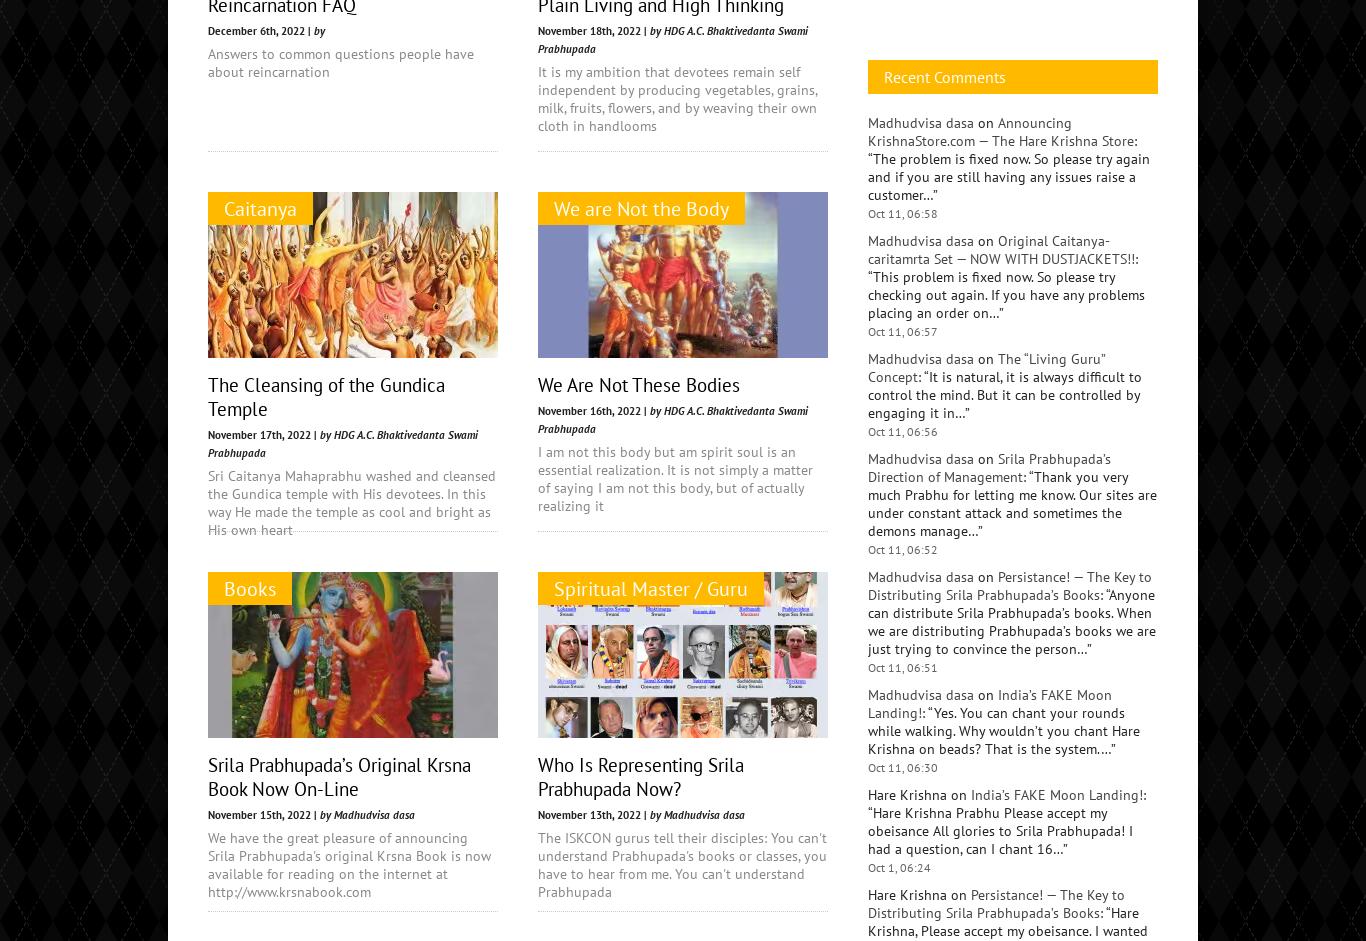 Image resolution: width=1366 pixels, height=941 pixels. Describe the element at coordinates (1095, 144) in the screenshot. I see `'Women'` at that location.